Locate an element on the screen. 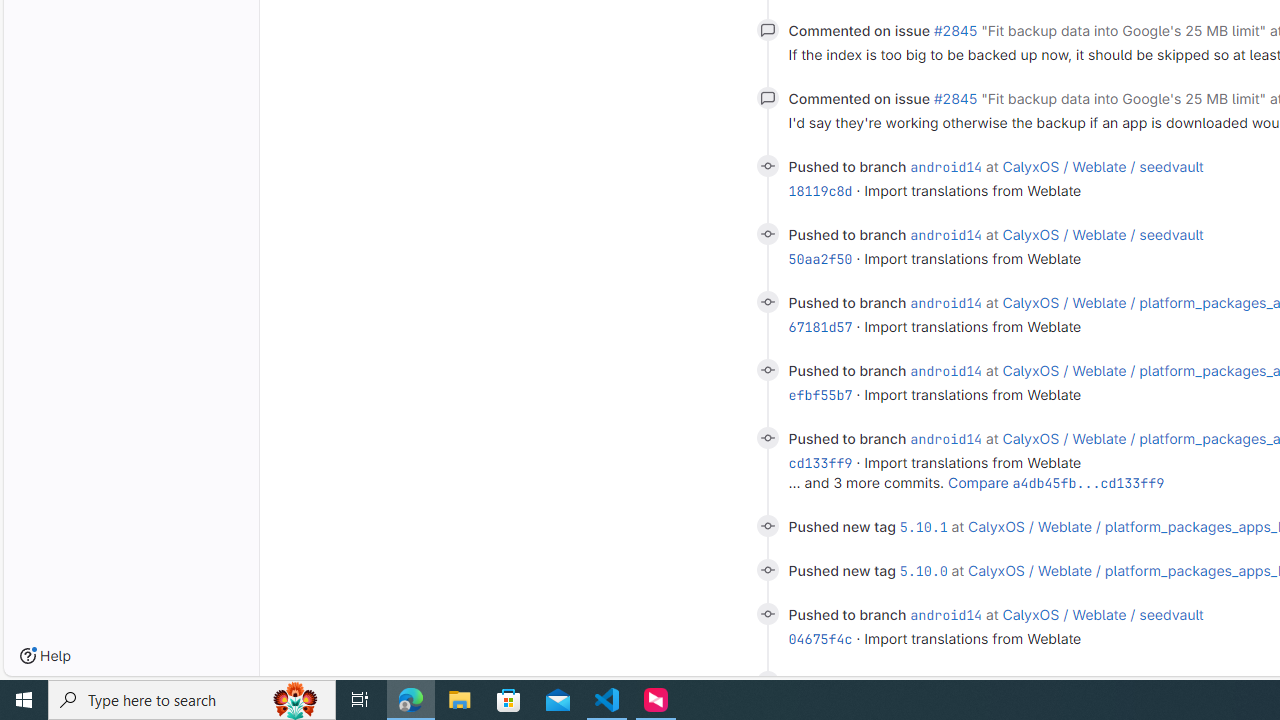 The image size is (1280, 720). '04675f4c' is located at coordinates (820, 639).